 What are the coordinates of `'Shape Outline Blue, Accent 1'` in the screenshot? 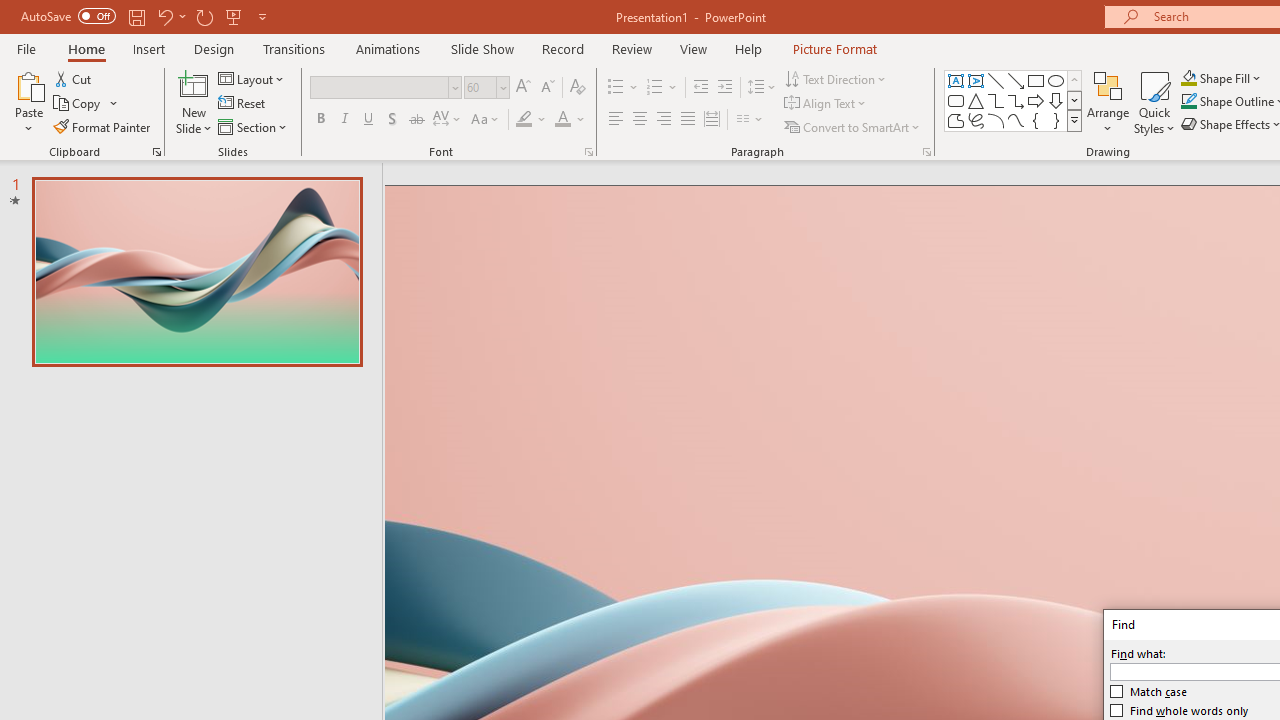 It's located at (1189, 101).